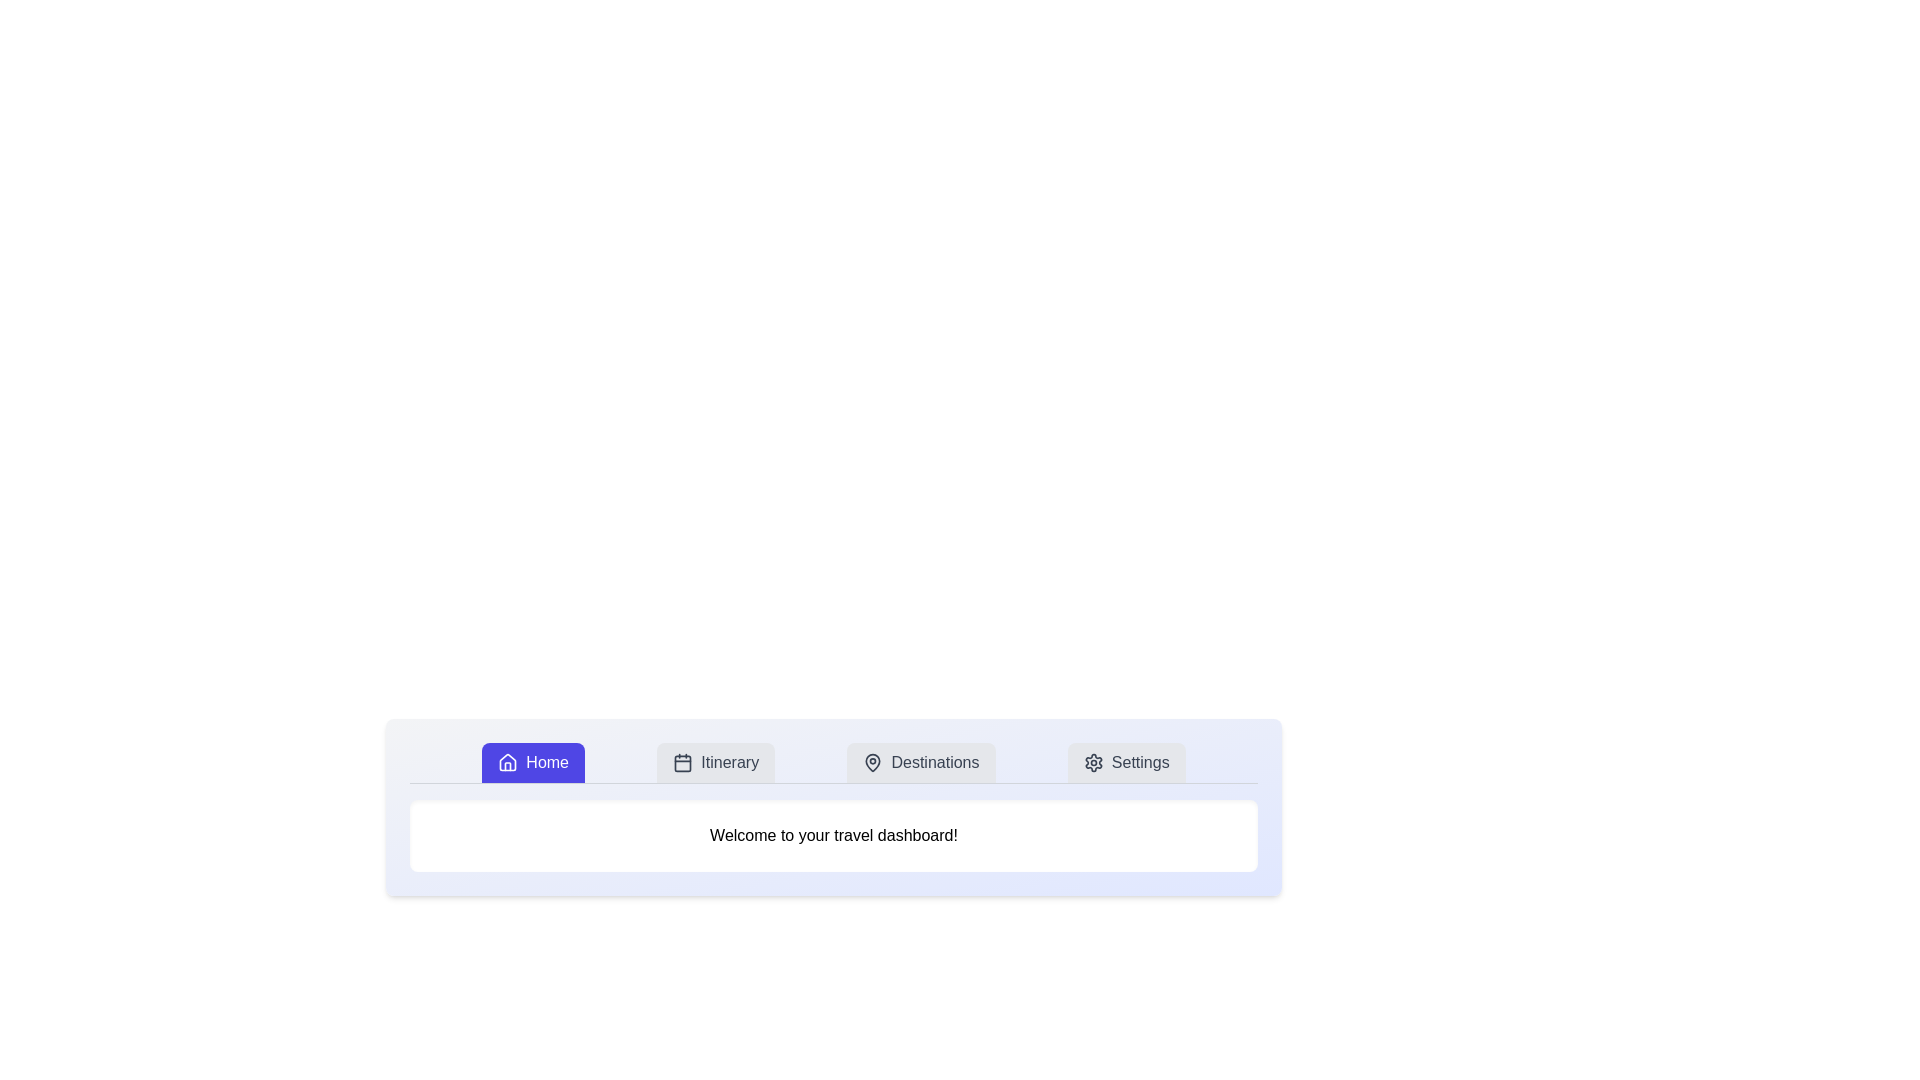  I want to click on the 'Itinerary' icon, so click(683, 763).